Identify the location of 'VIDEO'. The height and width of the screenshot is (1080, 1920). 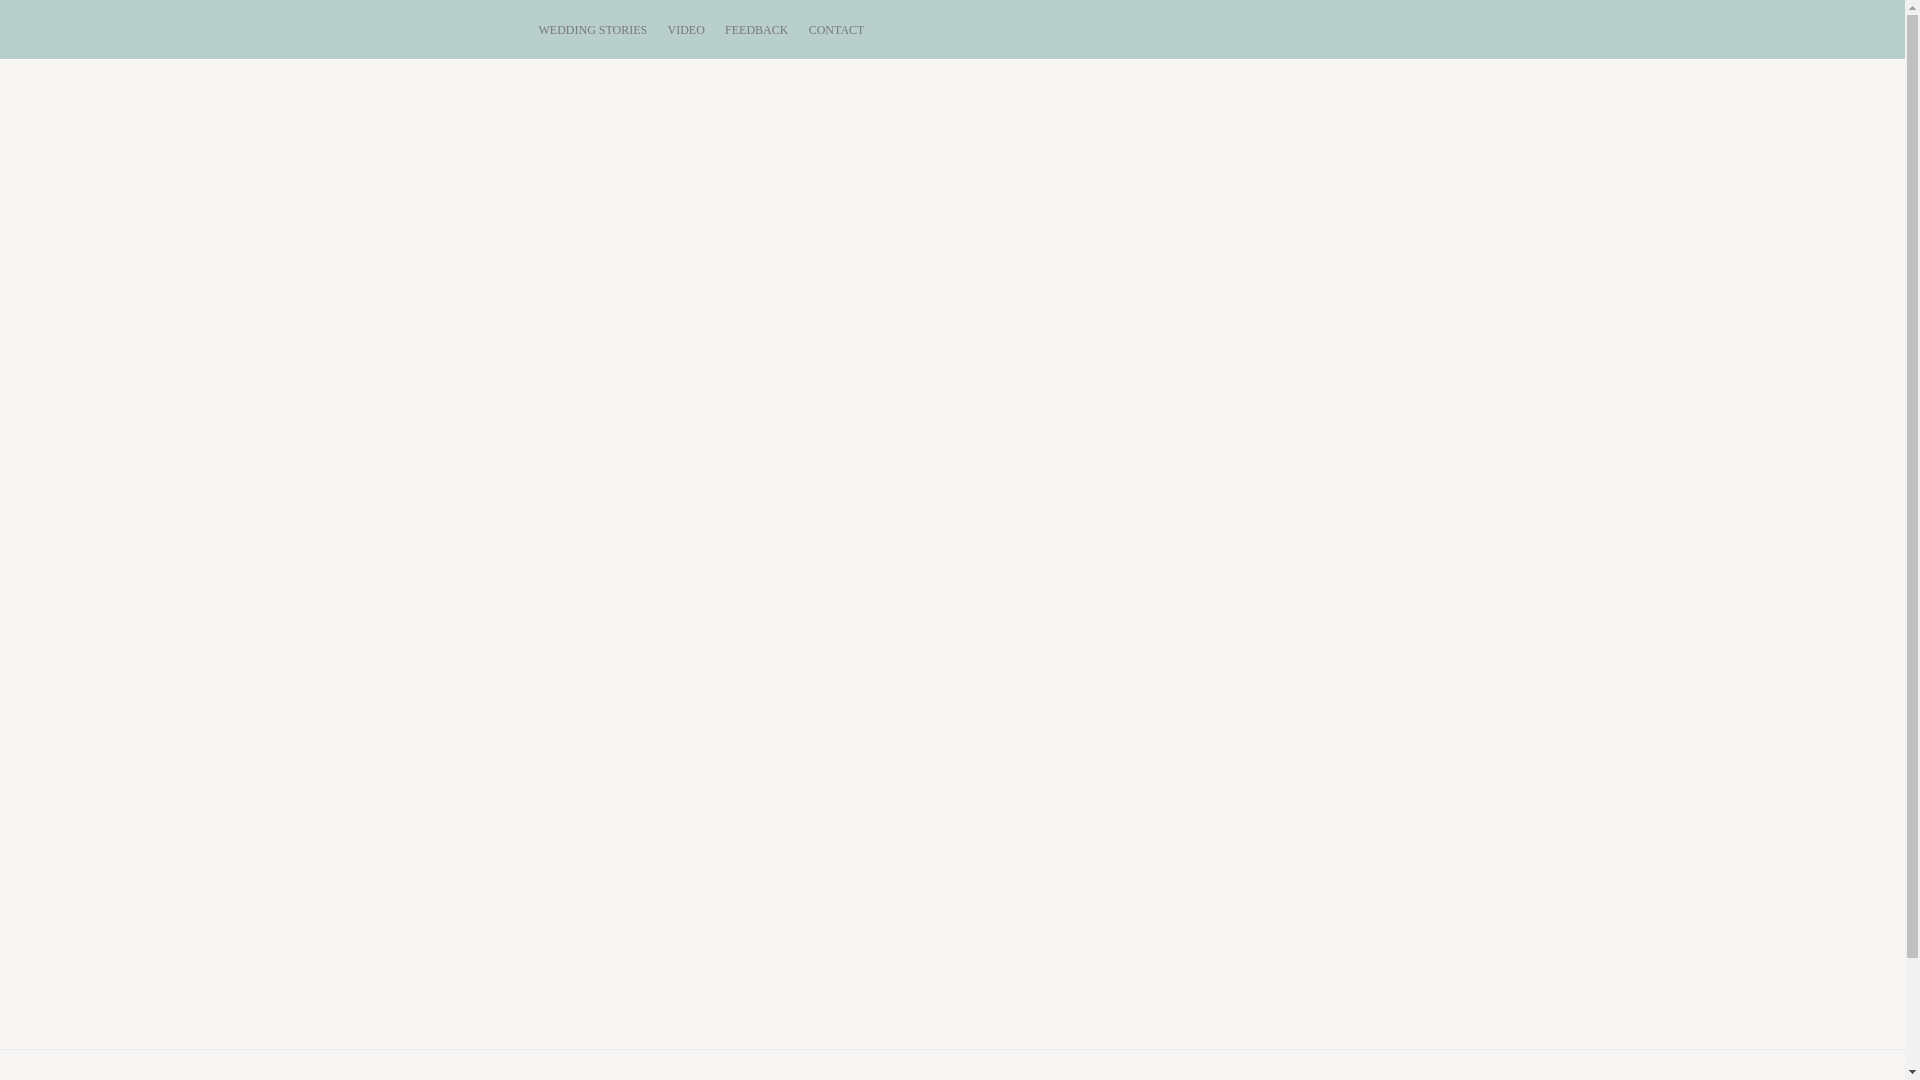
(686, 30).